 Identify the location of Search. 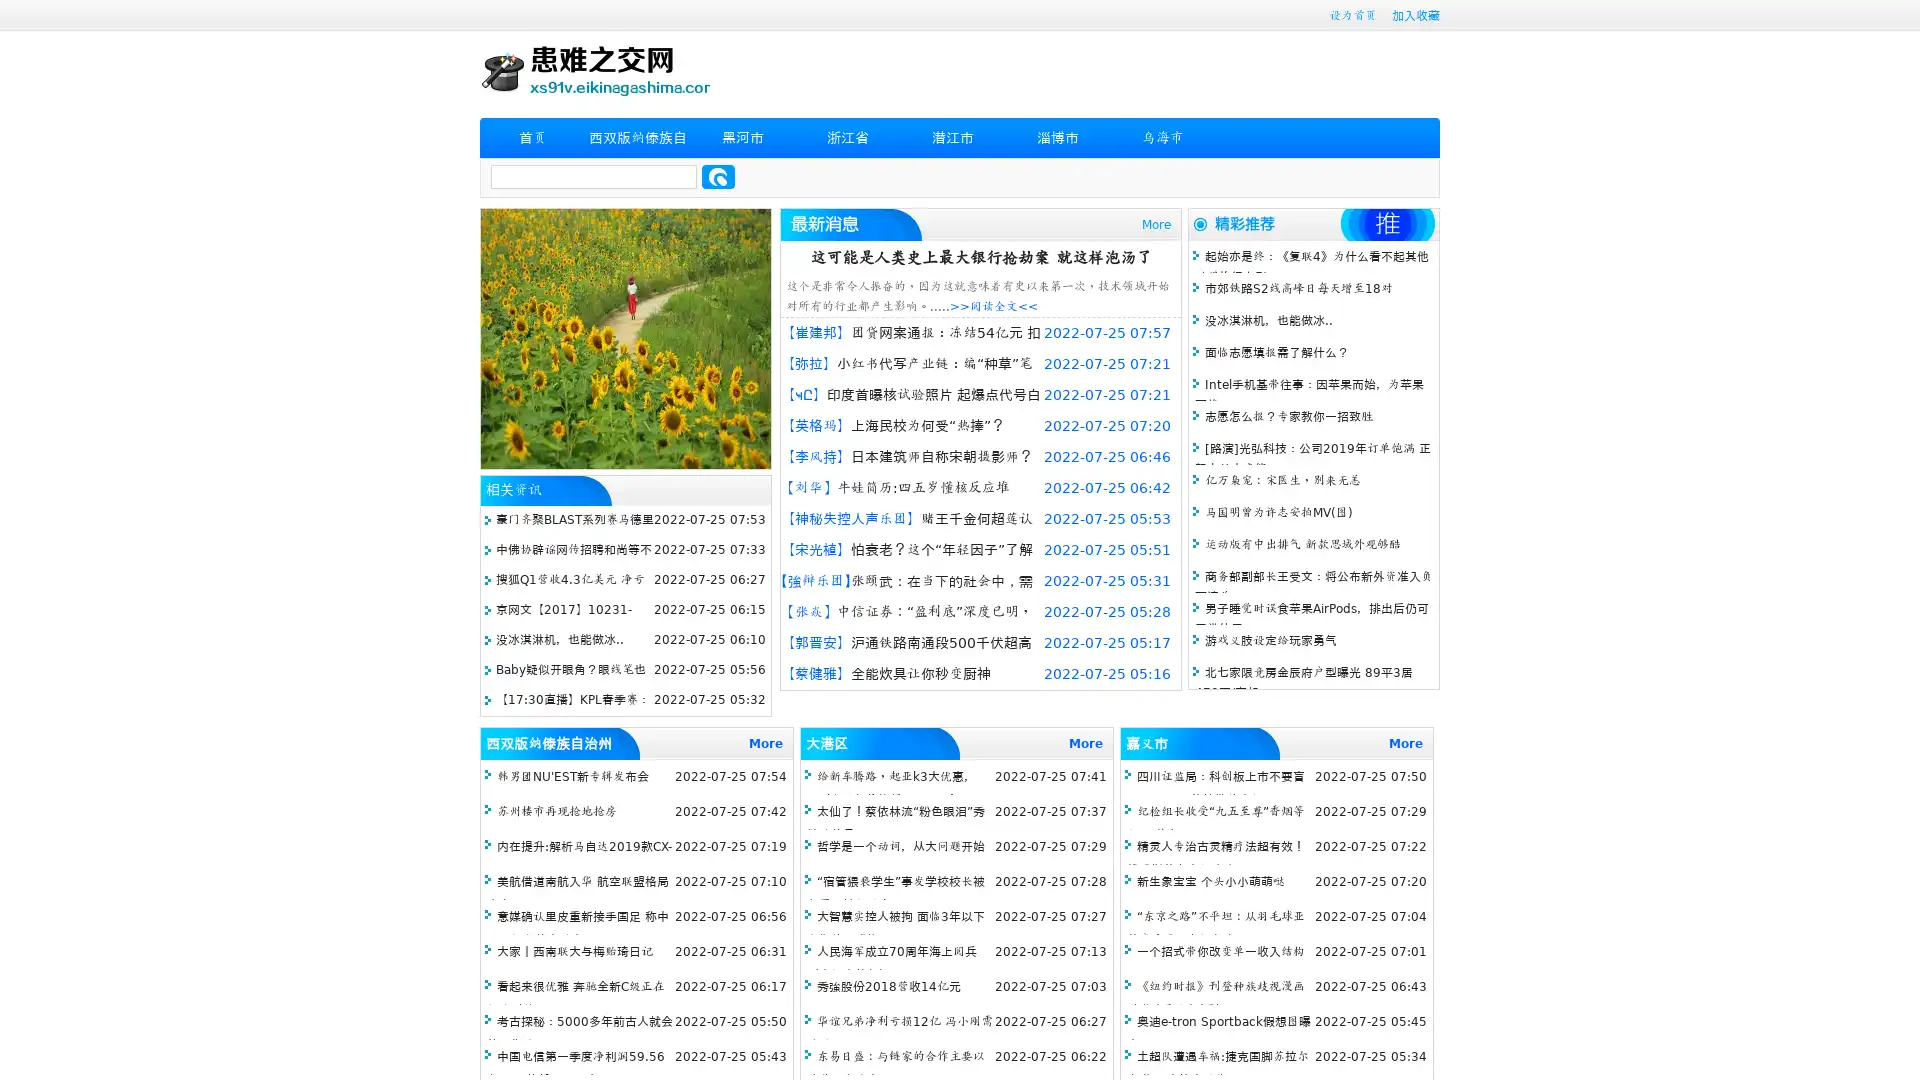
(718, 176).